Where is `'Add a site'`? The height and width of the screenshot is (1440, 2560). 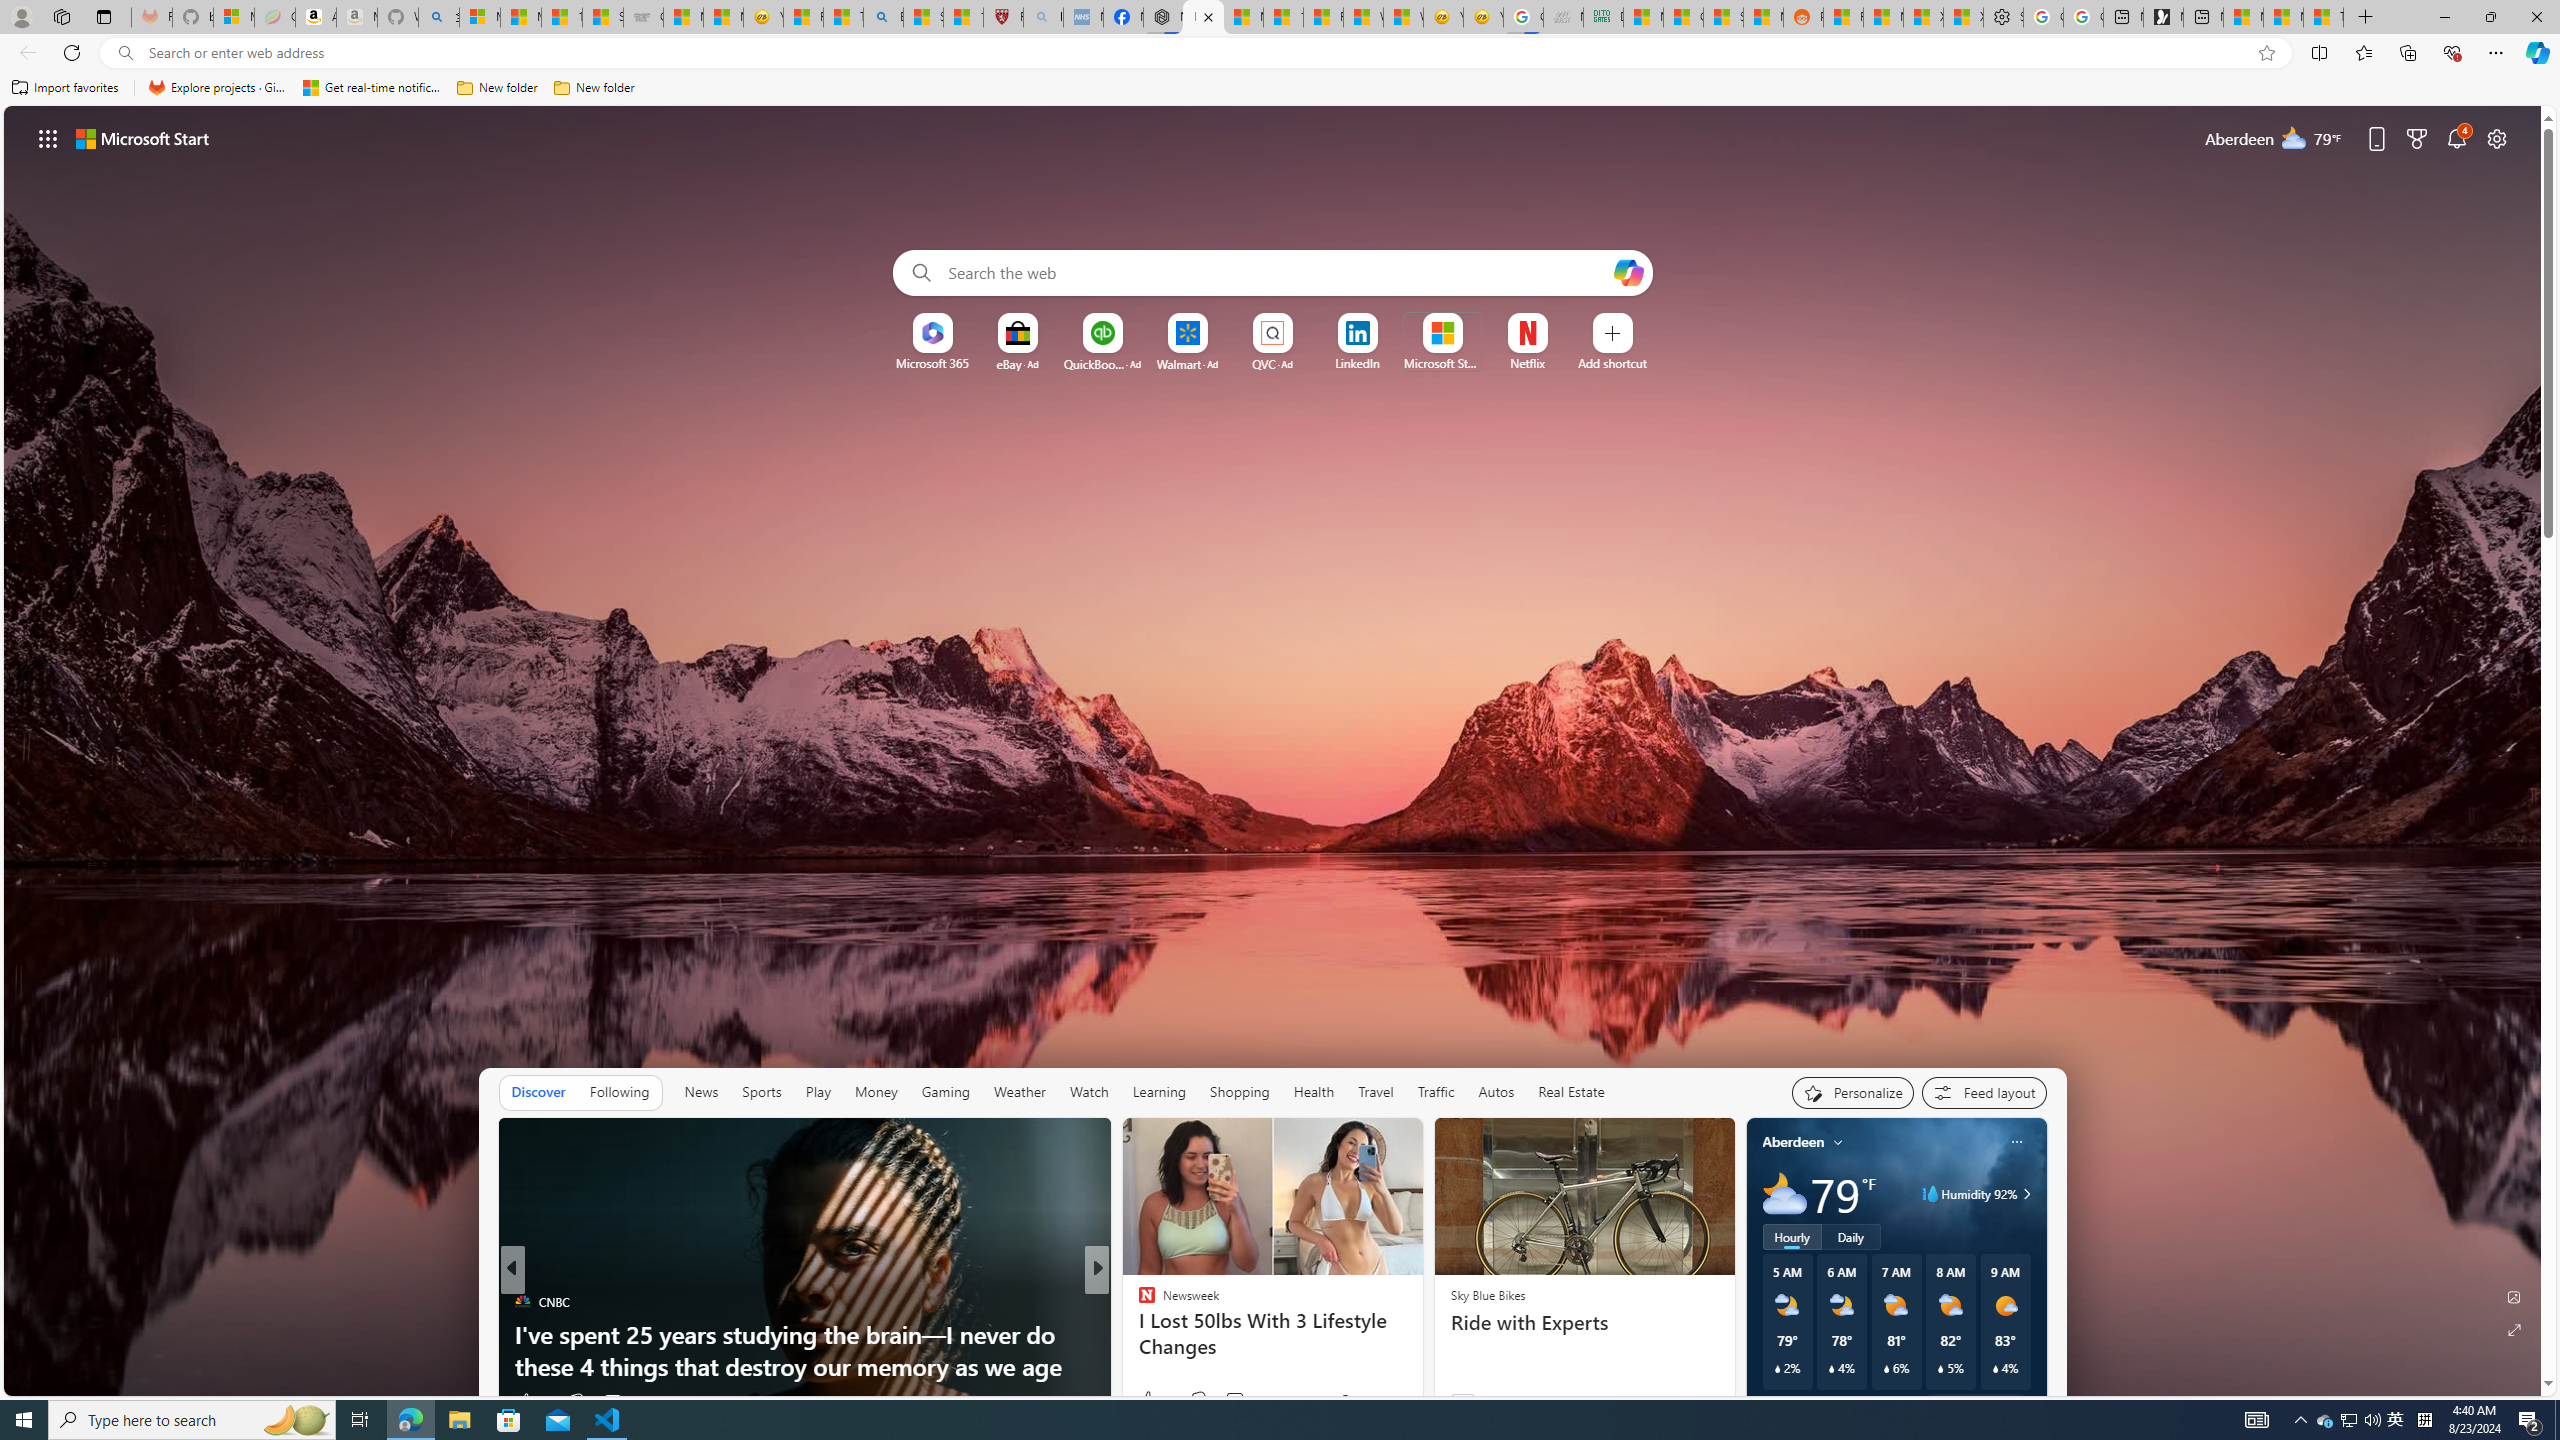 'Add a site' is located at coordinates (1610, 363).